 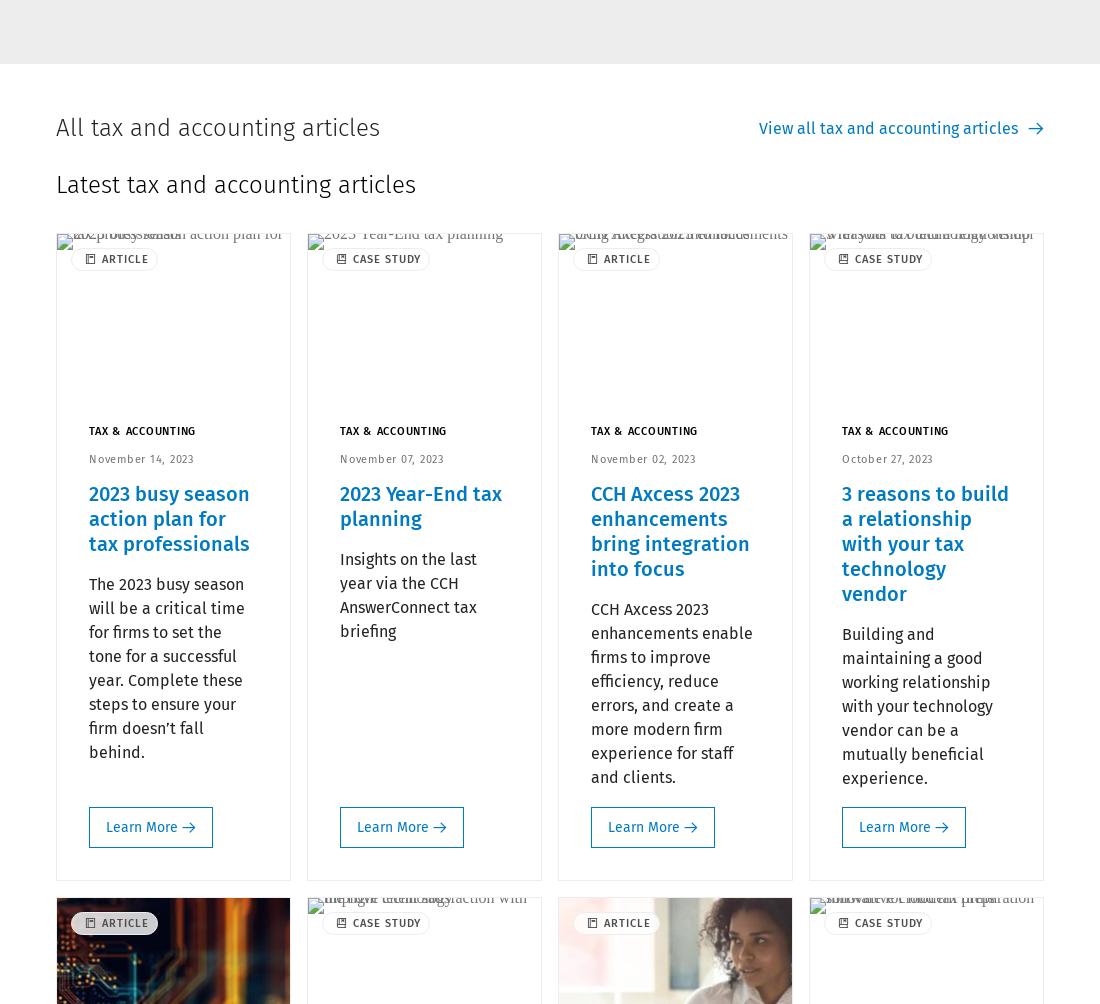 I want to click on 'CCH Axcess 2023 enhancements bring integration into focus', so click(x=670, y=530).